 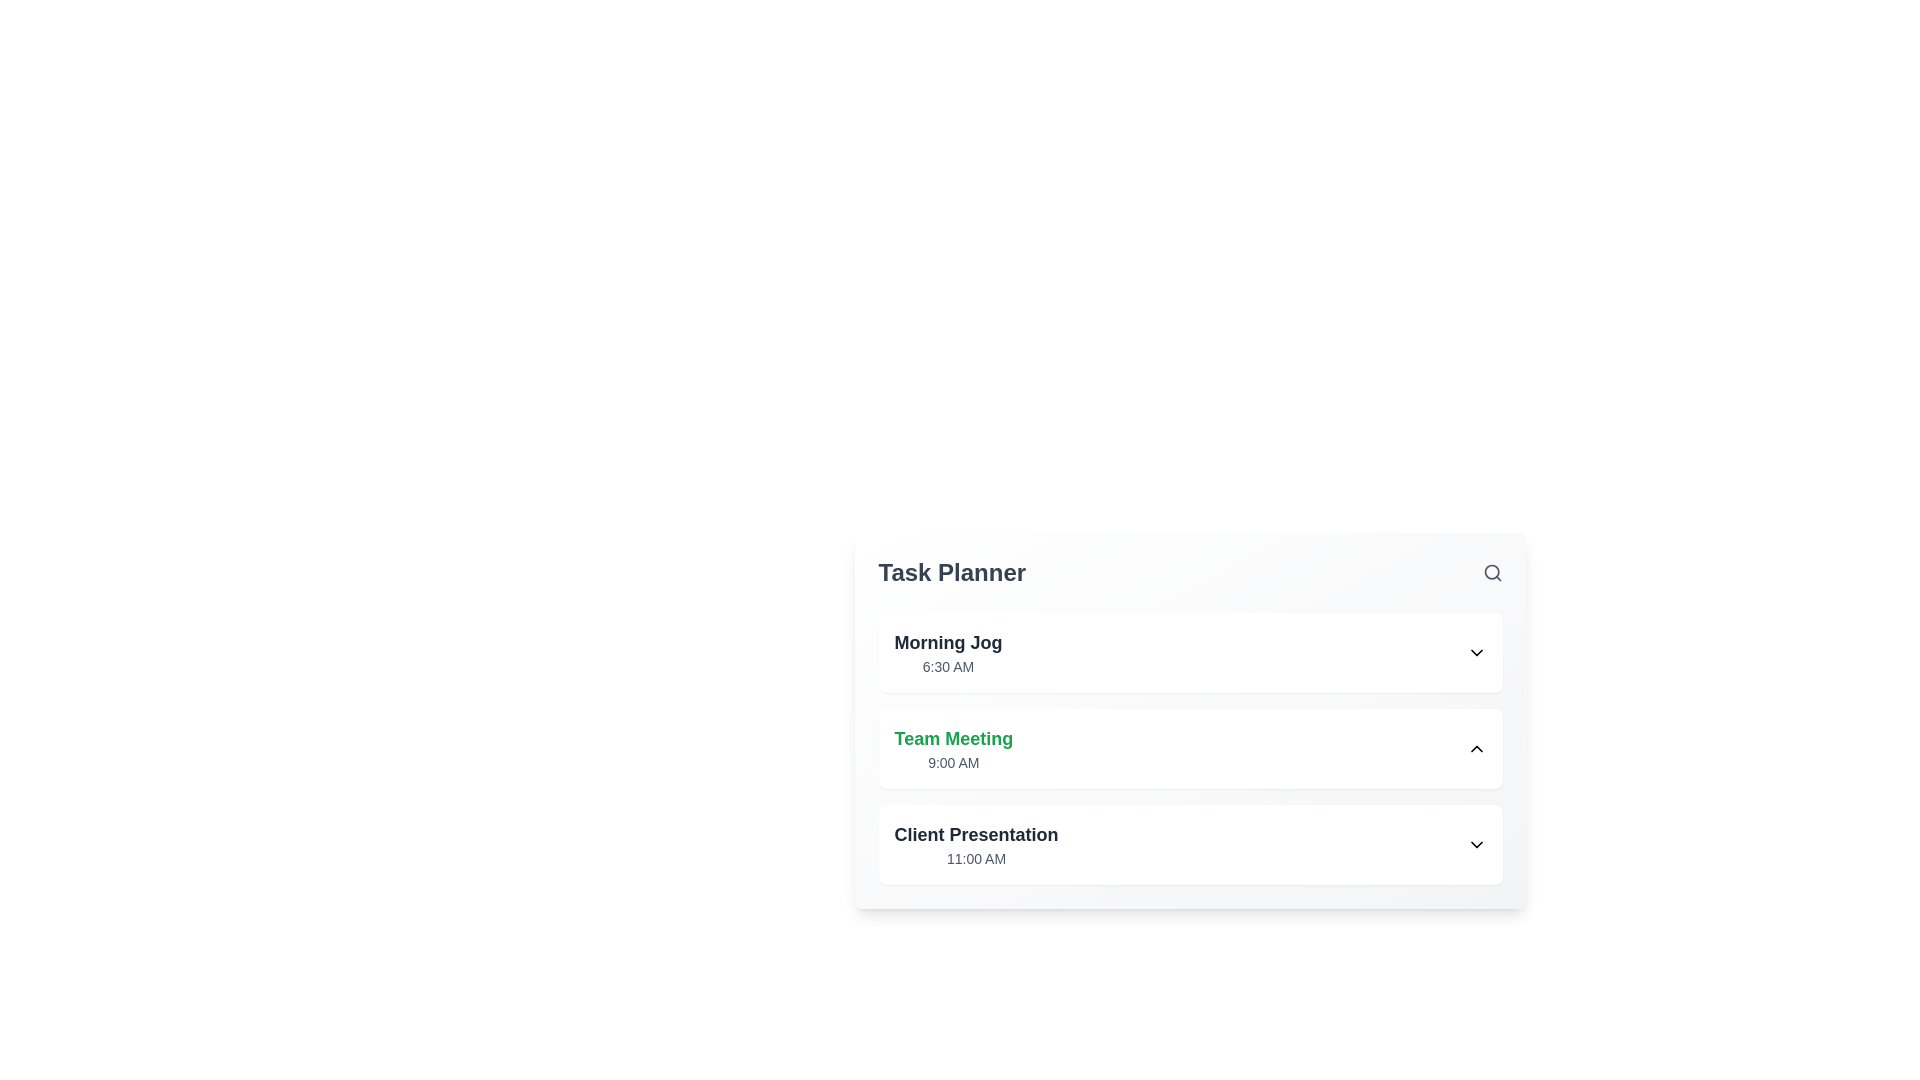 What do you see at coordinates (1476, 844) in the screenshot?
I see `the small black chevron down icon located next to the 'Client Presentation' title` at bounding box center [1476, 844].